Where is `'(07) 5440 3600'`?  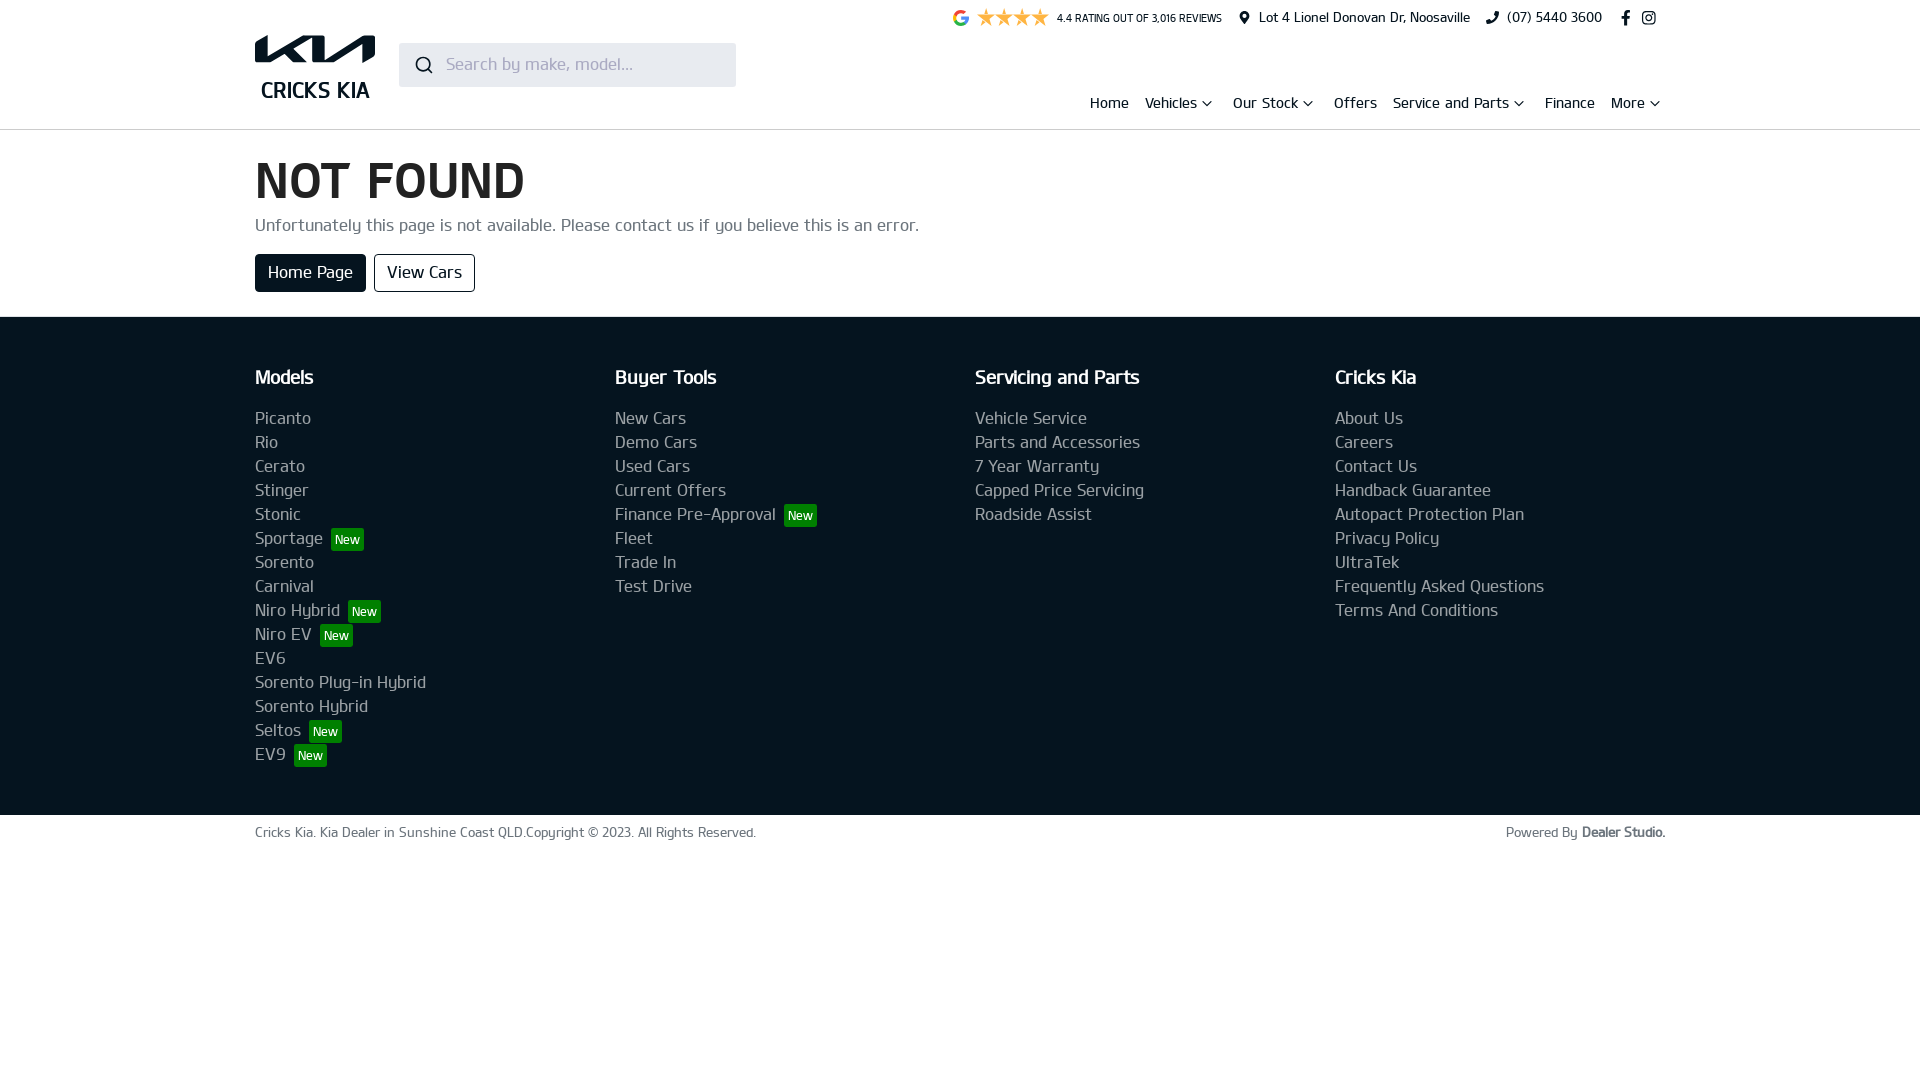
'(07) 5440 3600' is located at coordinates (1553, 16).